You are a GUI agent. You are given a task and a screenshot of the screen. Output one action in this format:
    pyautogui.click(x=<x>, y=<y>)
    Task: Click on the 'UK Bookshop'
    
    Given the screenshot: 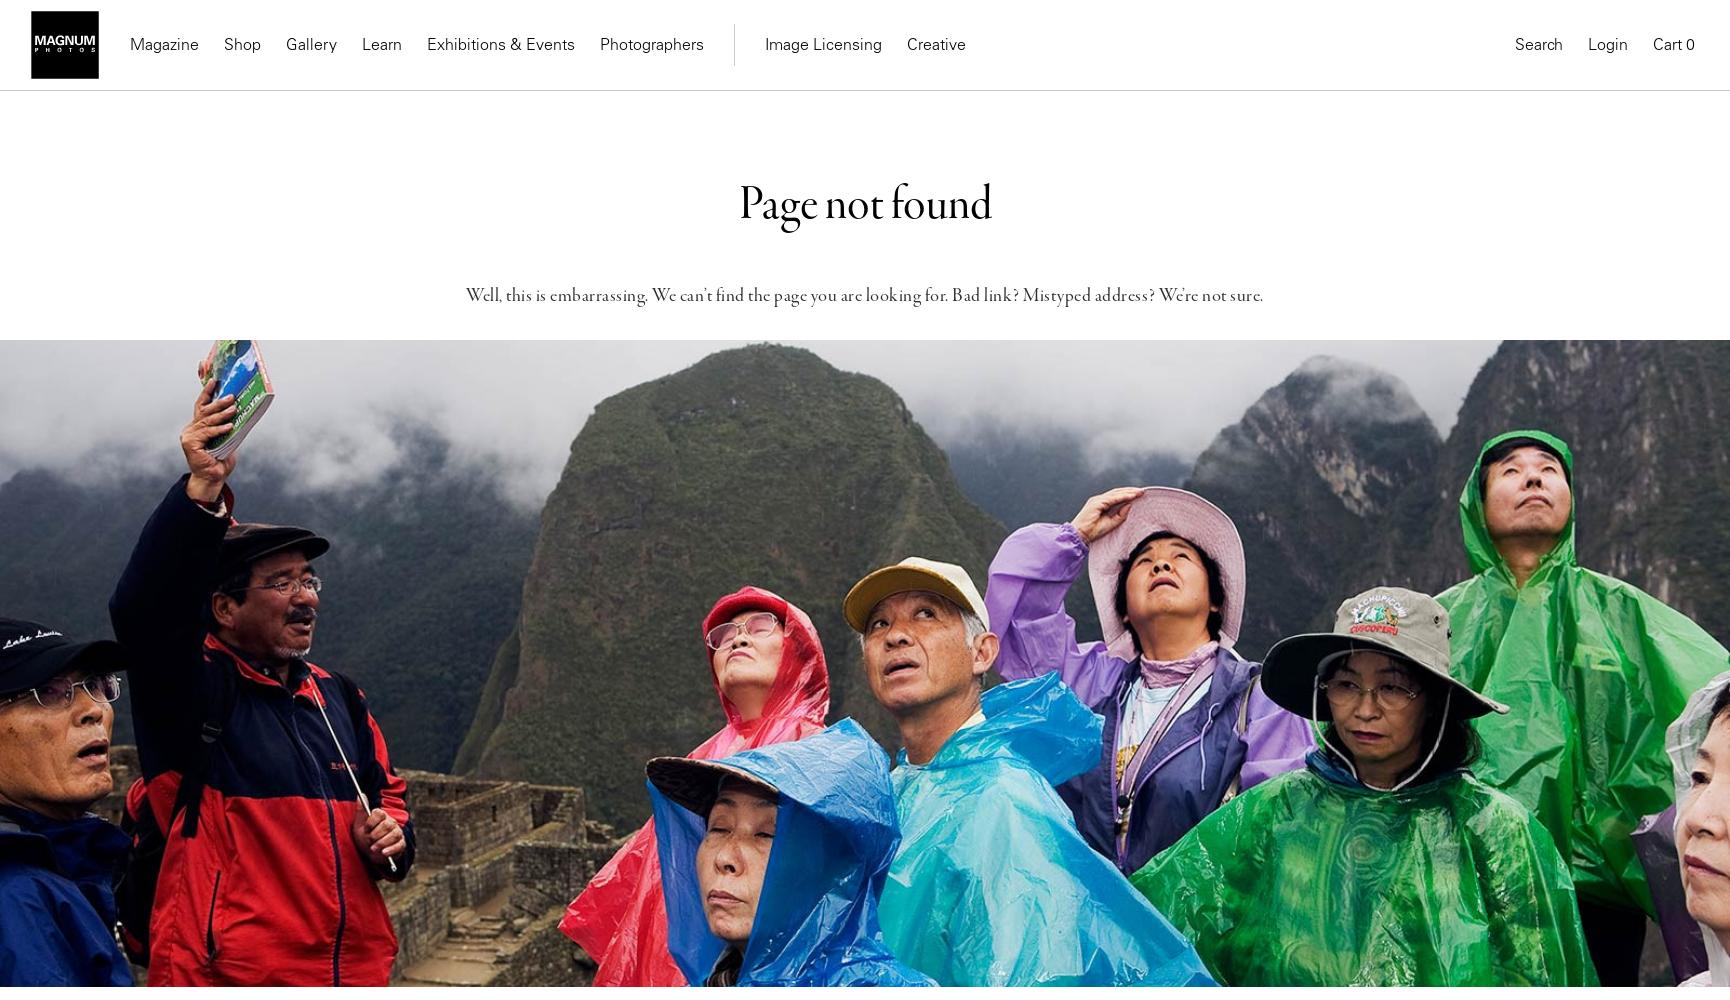 What is the action you would take?
    pyautogui.click(x=482, y=236)
    